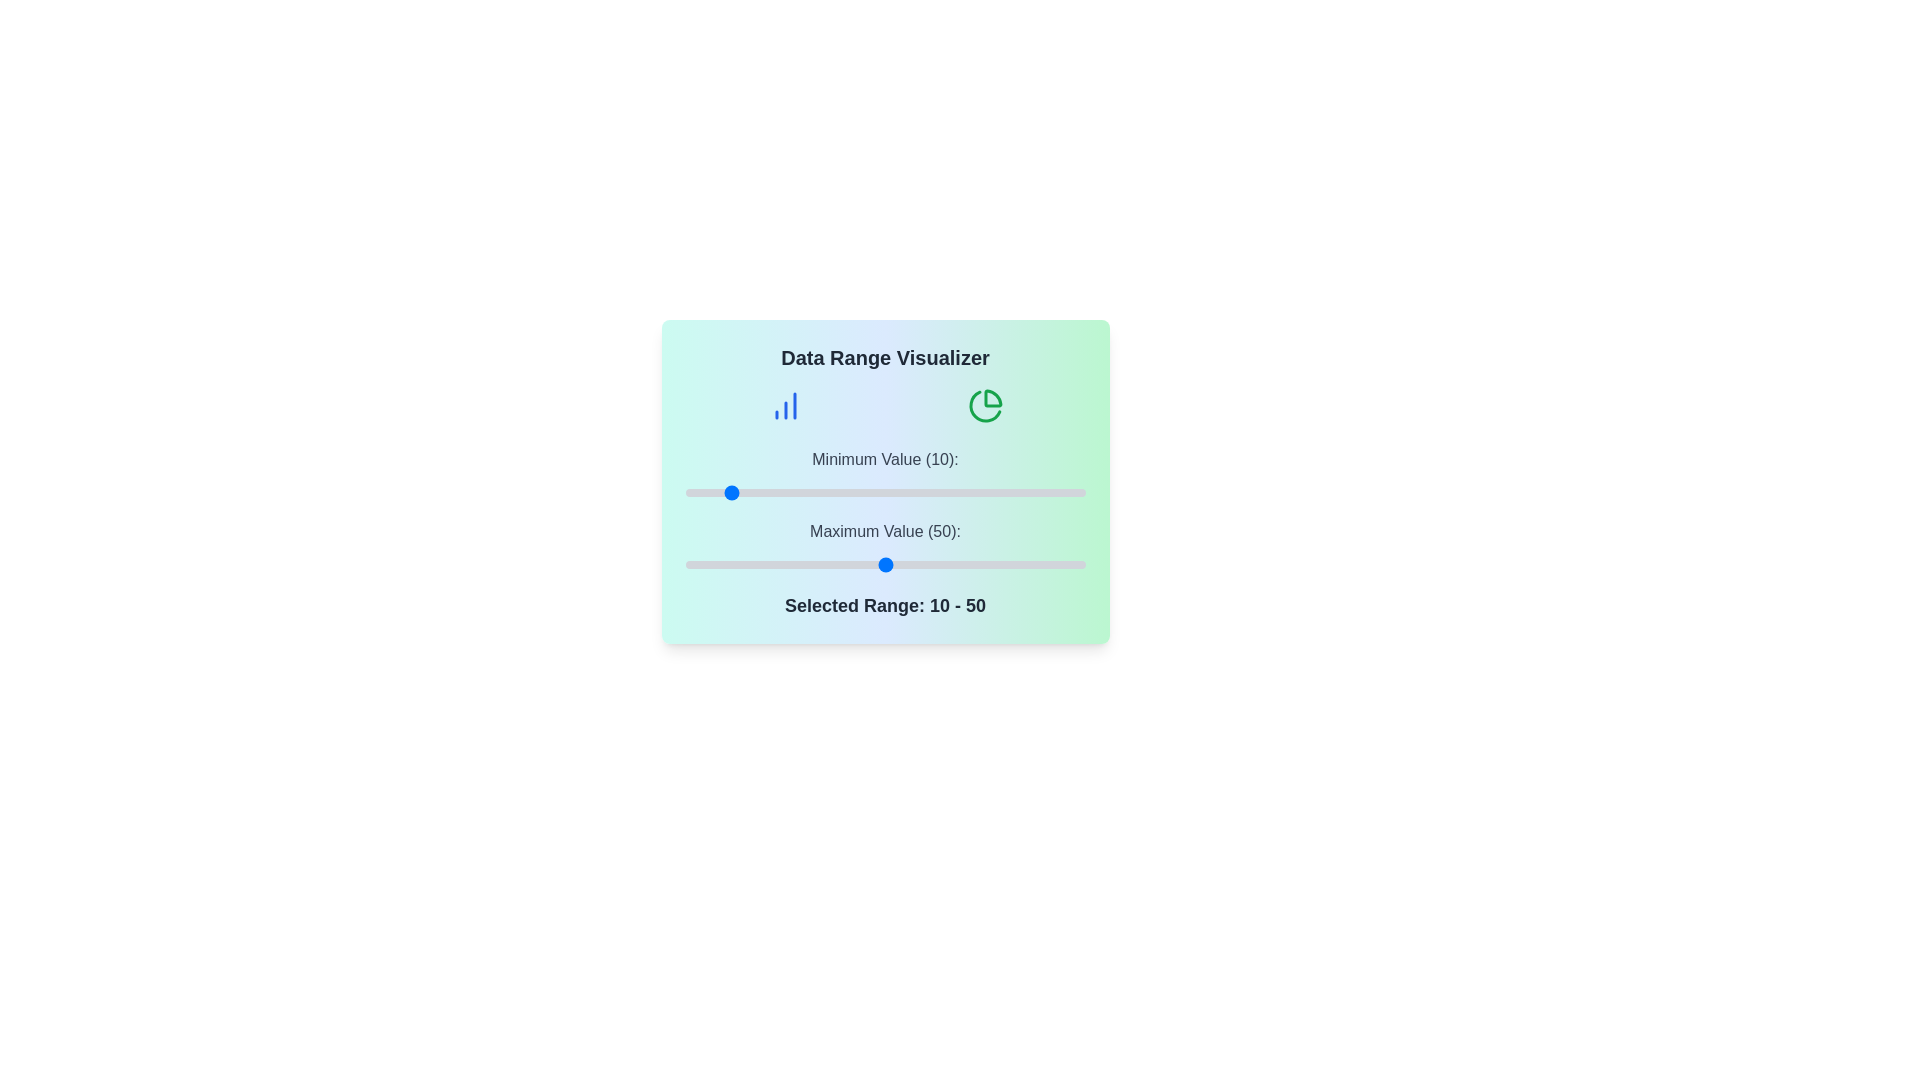  I want to click on the pie chart icon, so click(985, 405).